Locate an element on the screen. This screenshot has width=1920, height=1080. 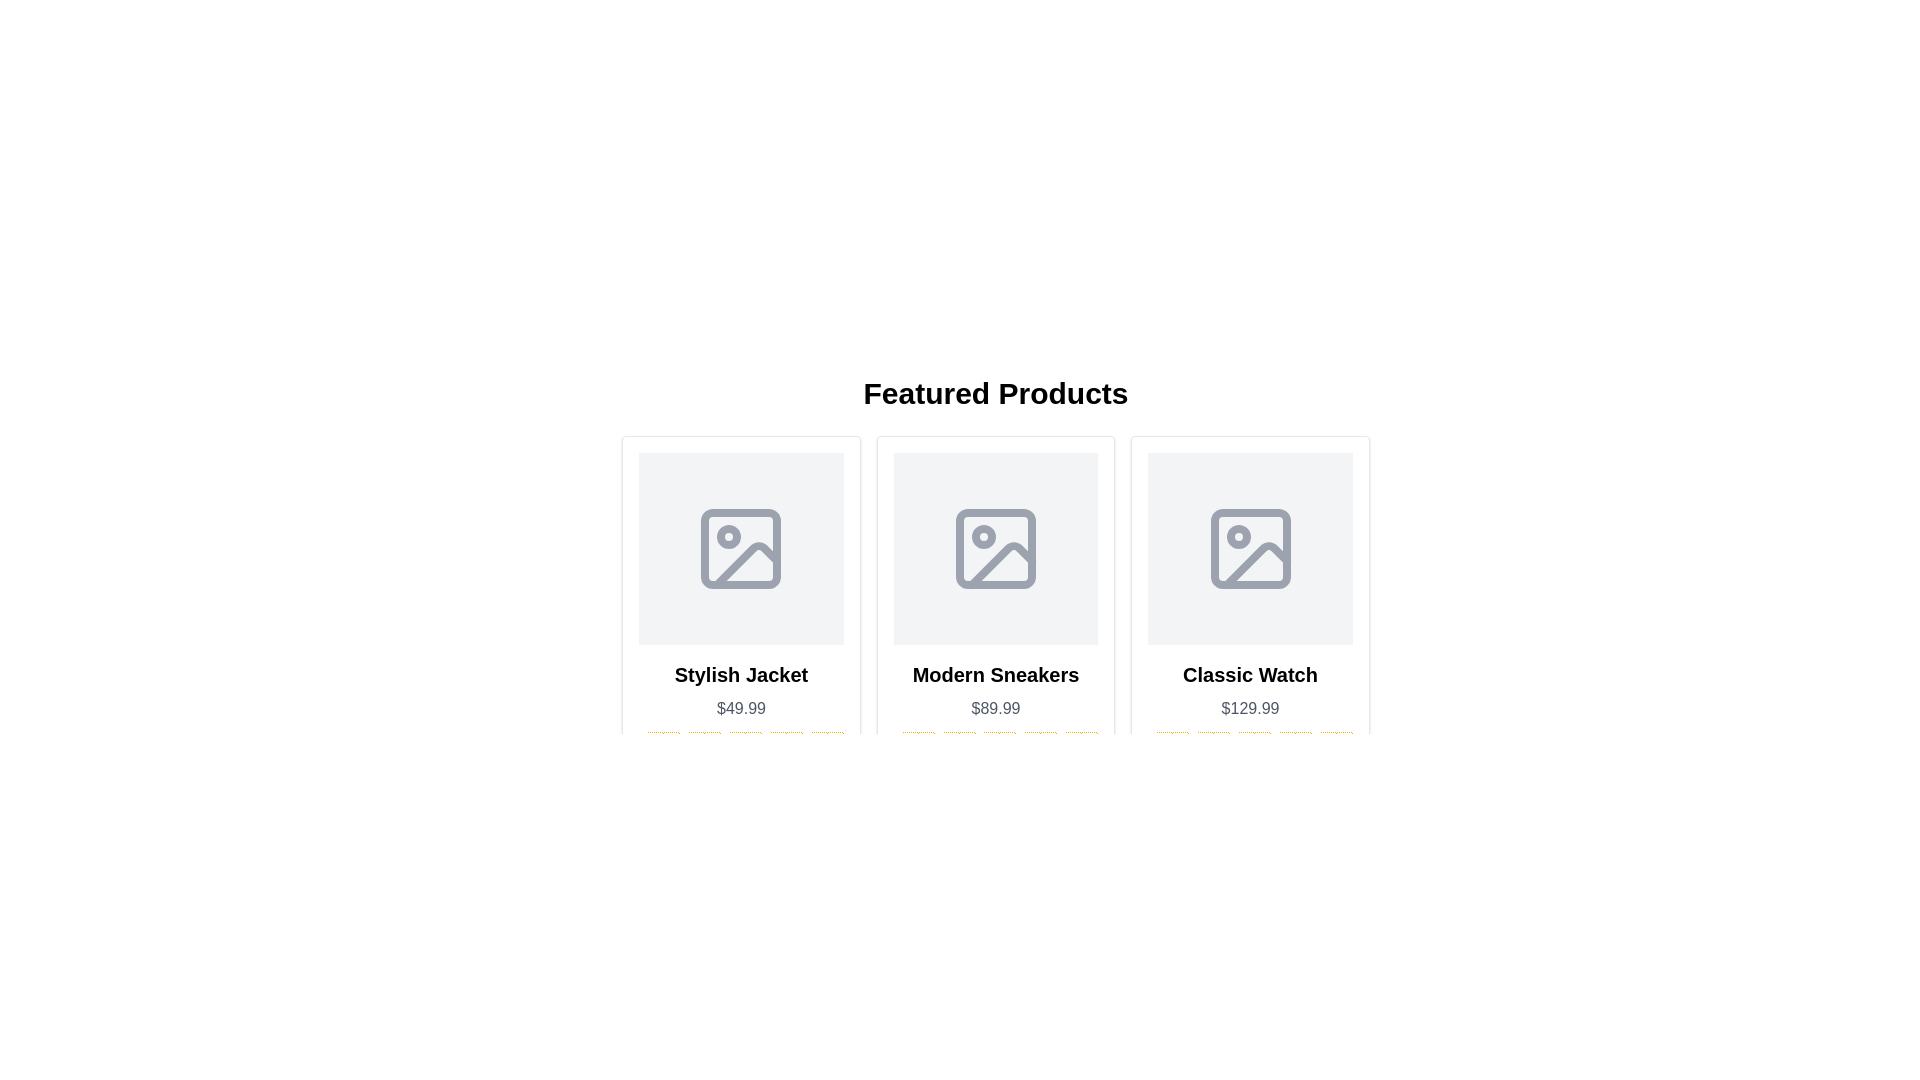
the SVG Circle located in the central product card labeled 'Modern Sneakers', which is part of the central icon near its top-left corner is located at coordinates (983, 535).